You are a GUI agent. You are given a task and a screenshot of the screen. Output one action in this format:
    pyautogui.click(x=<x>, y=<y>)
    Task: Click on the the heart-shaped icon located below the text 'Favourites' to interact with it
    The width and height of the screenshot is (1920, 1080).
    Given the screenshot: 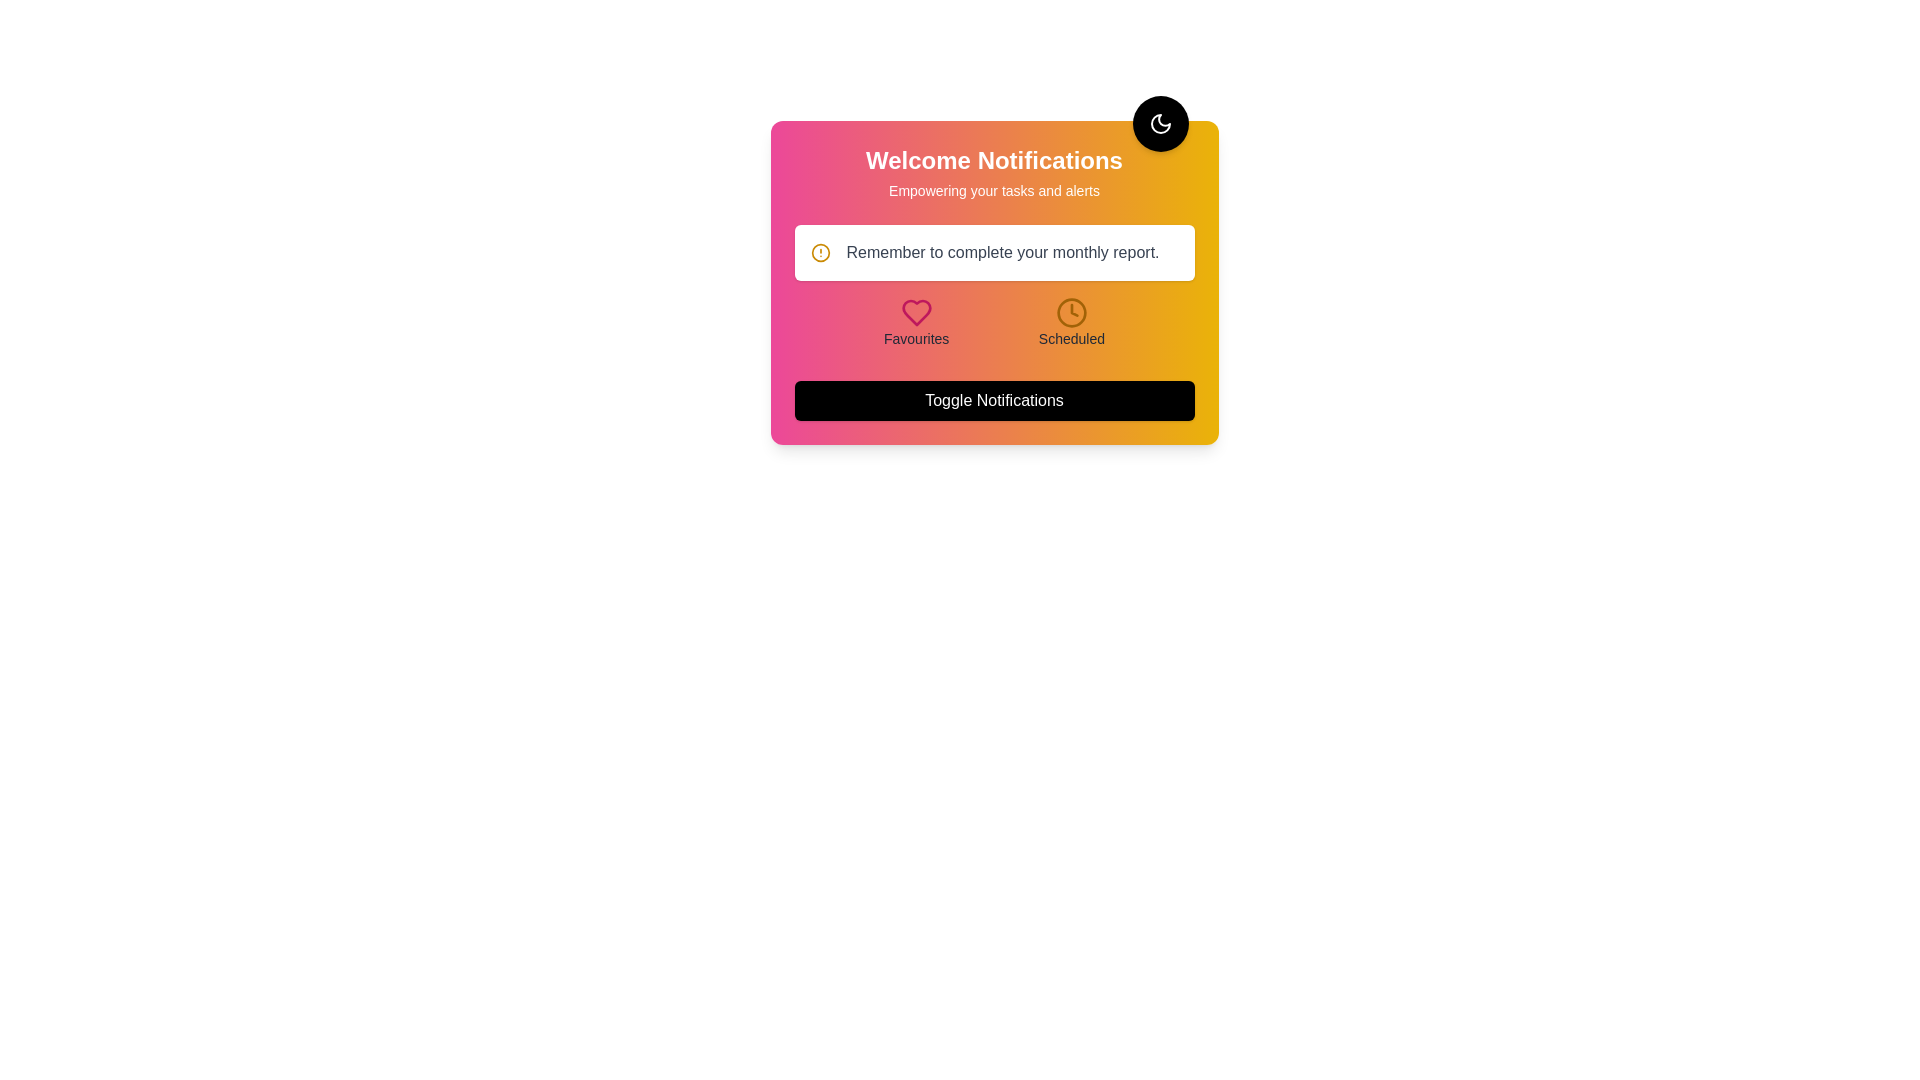 What is the action you would take?
    pyautogui.click(x=915, y=312)
    